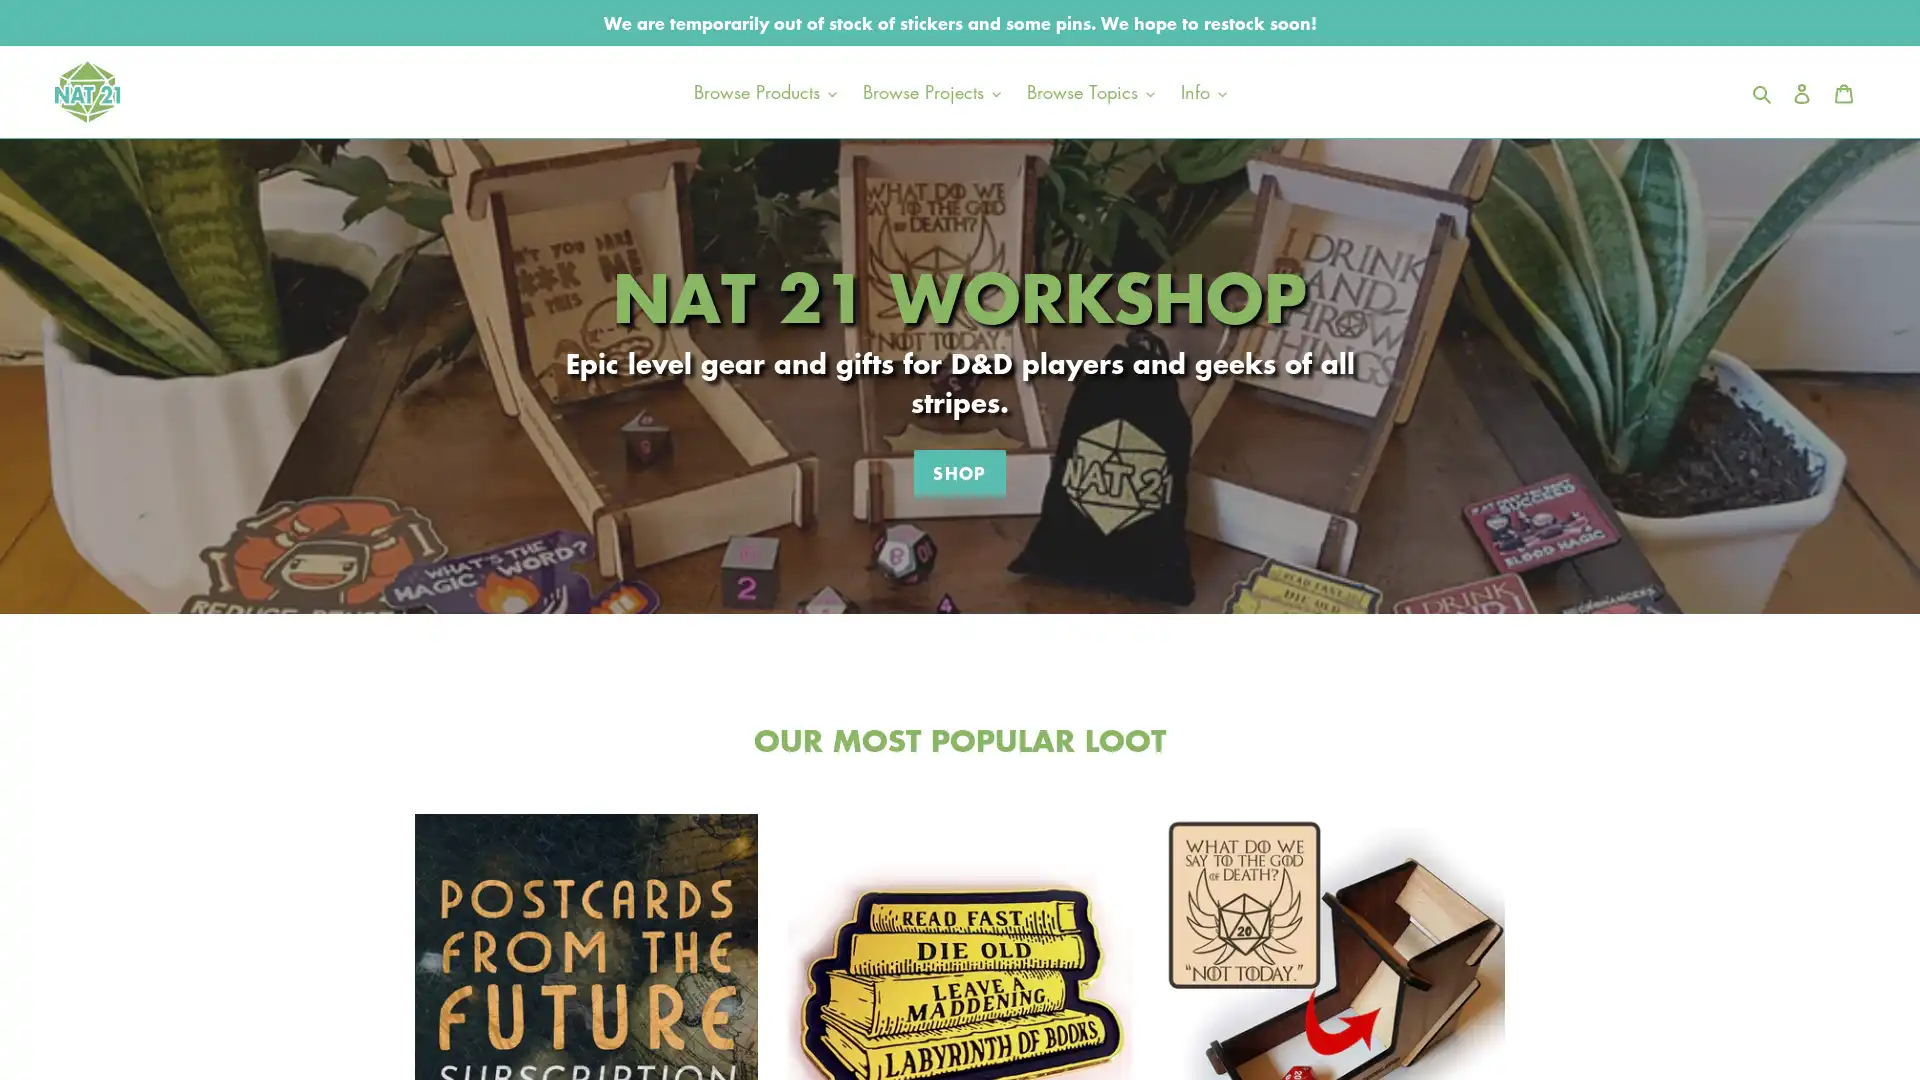 This screenshot has height=1080, width=1920. What do you see at coordinates (1088, 91) in the screenshot?
I see `Browse Topics` at bounding box center [1088, 91].